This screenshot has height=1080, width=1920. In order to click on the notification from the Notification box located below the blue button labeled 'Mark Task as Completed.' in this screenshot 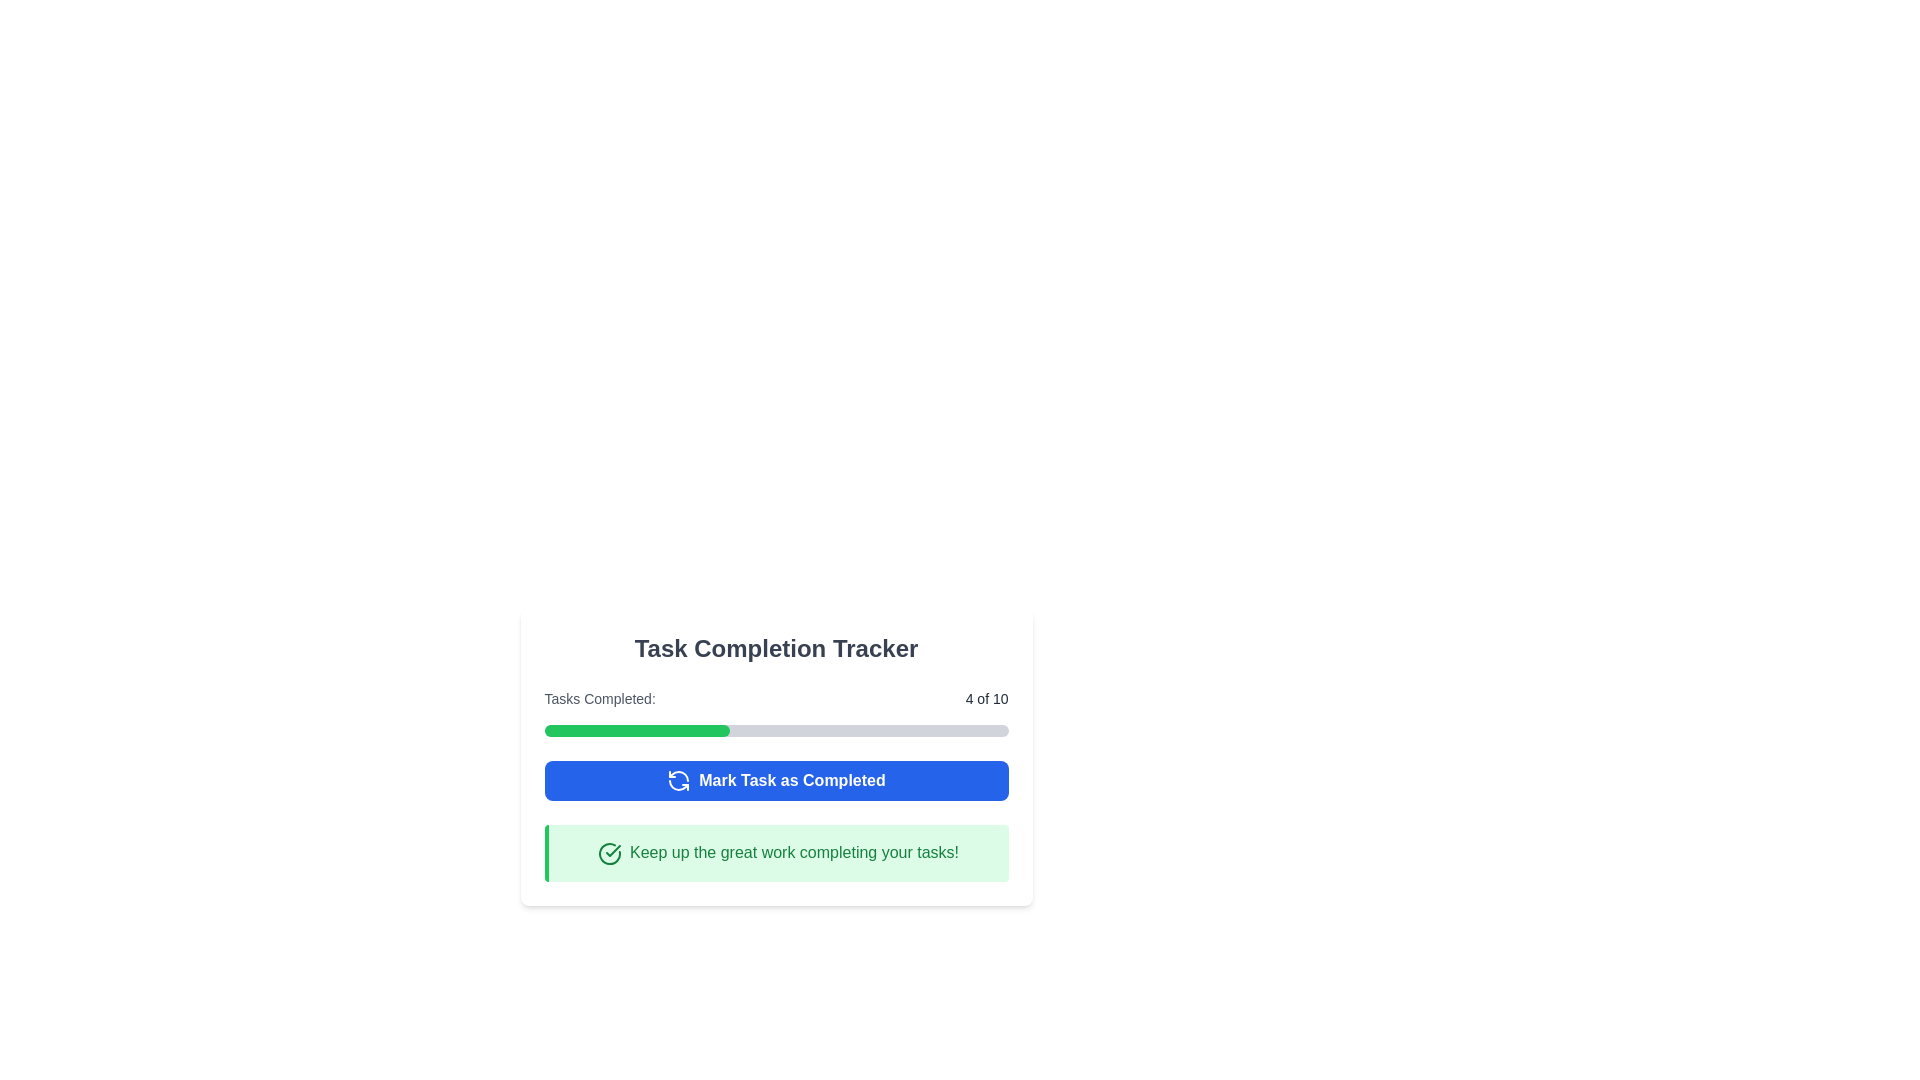, I will do `click(775, 853)`.